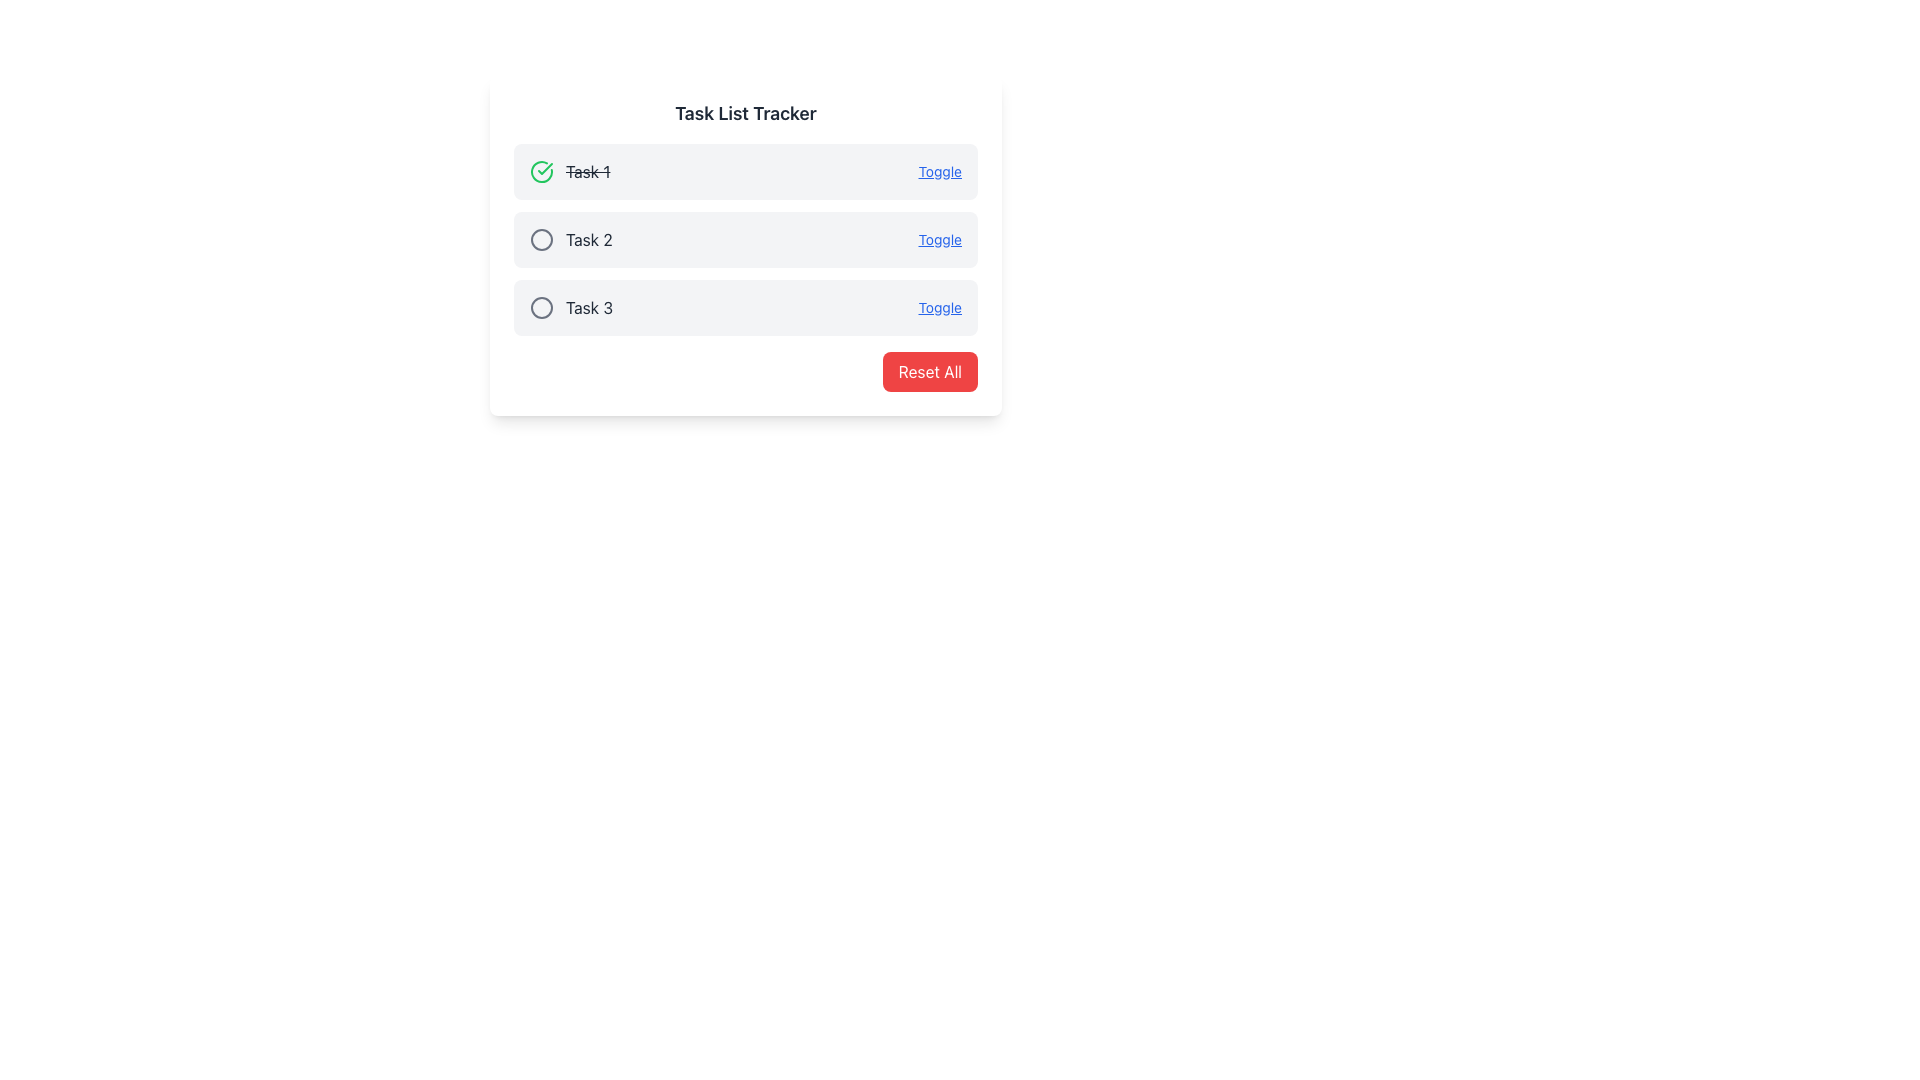 The width and height of the screenshot is (1920, 1080). I want to click on the 'Toggle' text link, which is styled in blue and underlined, located at the far-right end of the first task row in the task list interface, so click(939, 171).